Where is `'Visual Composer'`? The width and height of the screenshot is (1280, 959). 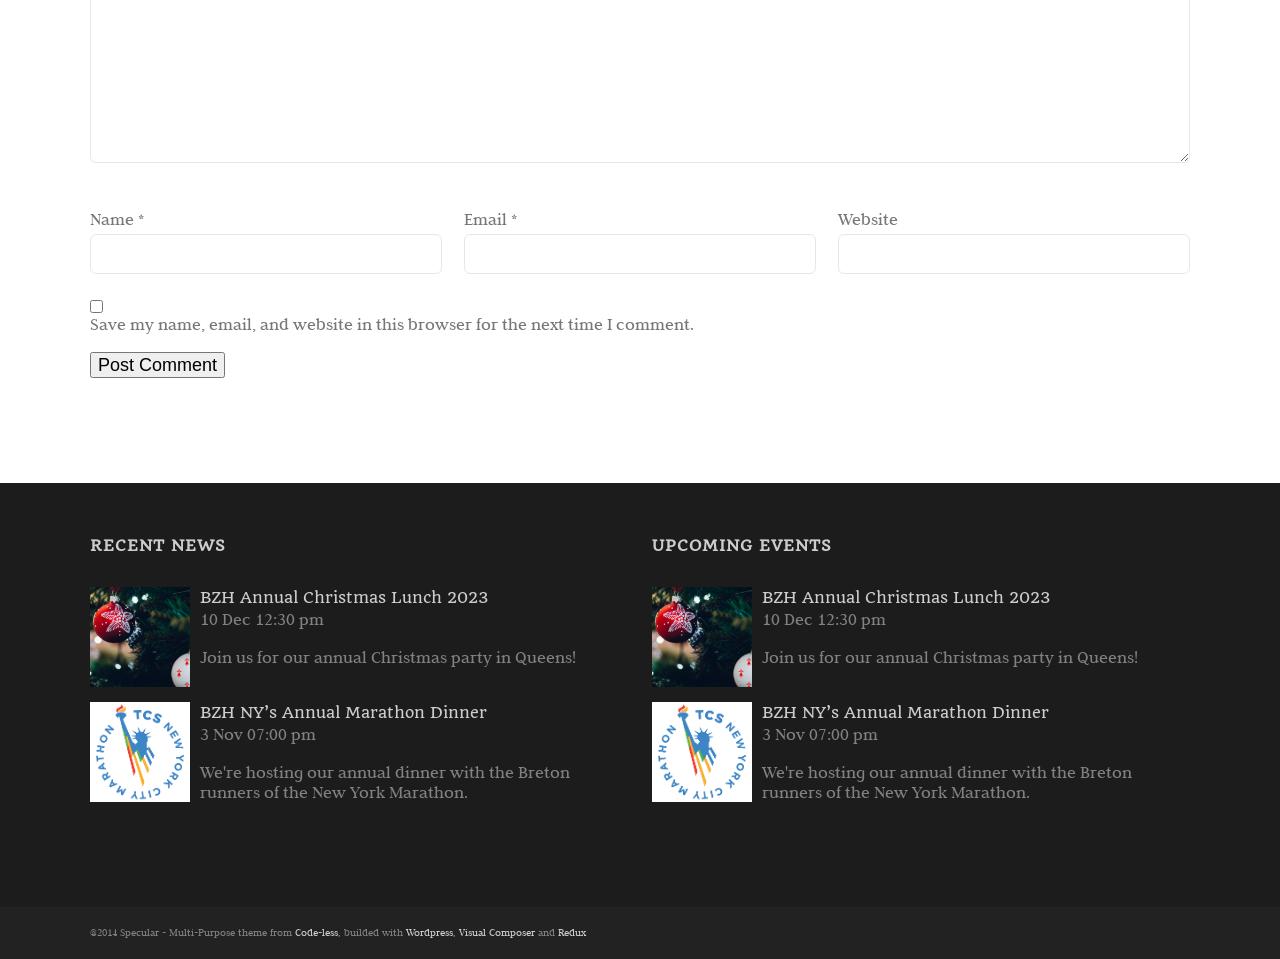
'Visual Composer' is located at coordinates (458, 931).